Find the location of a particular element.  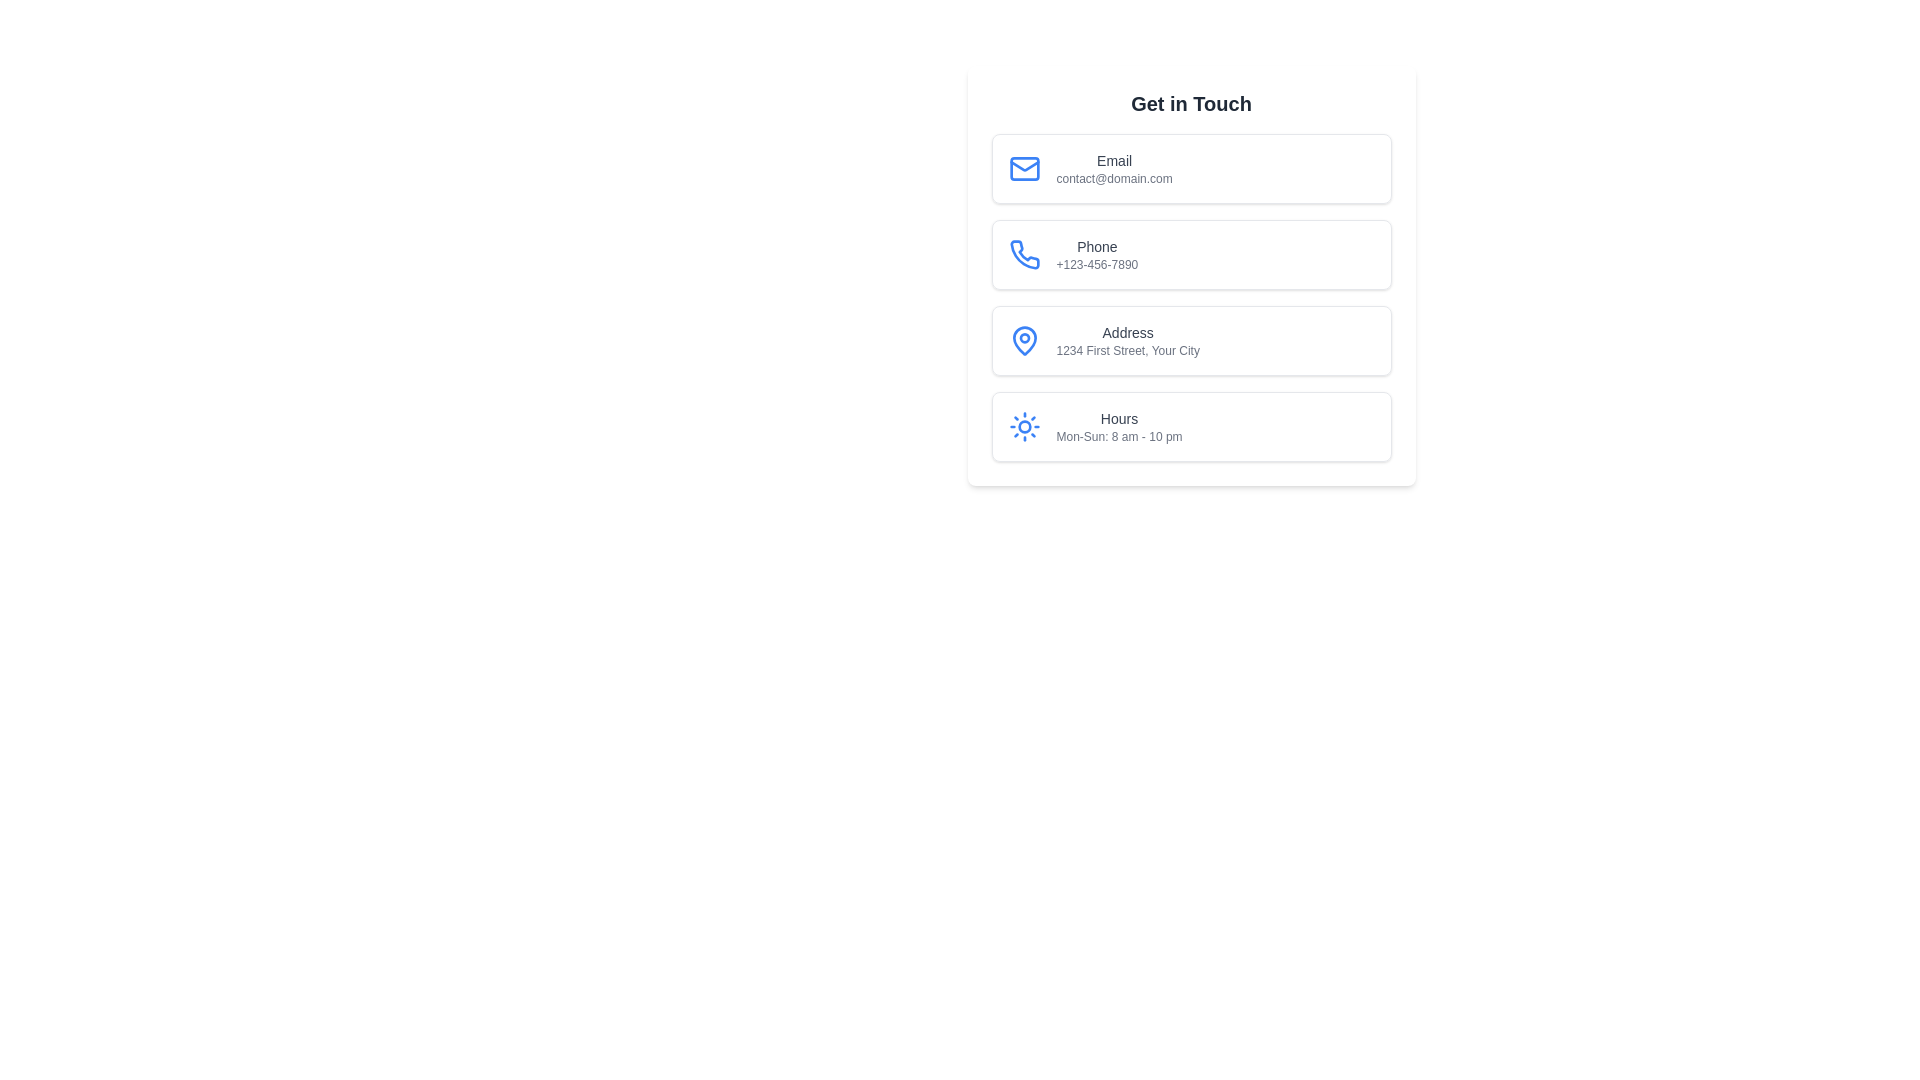

text displaying the phone number '+123-456-7890' which is right-aligned under the label 'Phone' in the contact information card is located at coordinates (1096, 264).